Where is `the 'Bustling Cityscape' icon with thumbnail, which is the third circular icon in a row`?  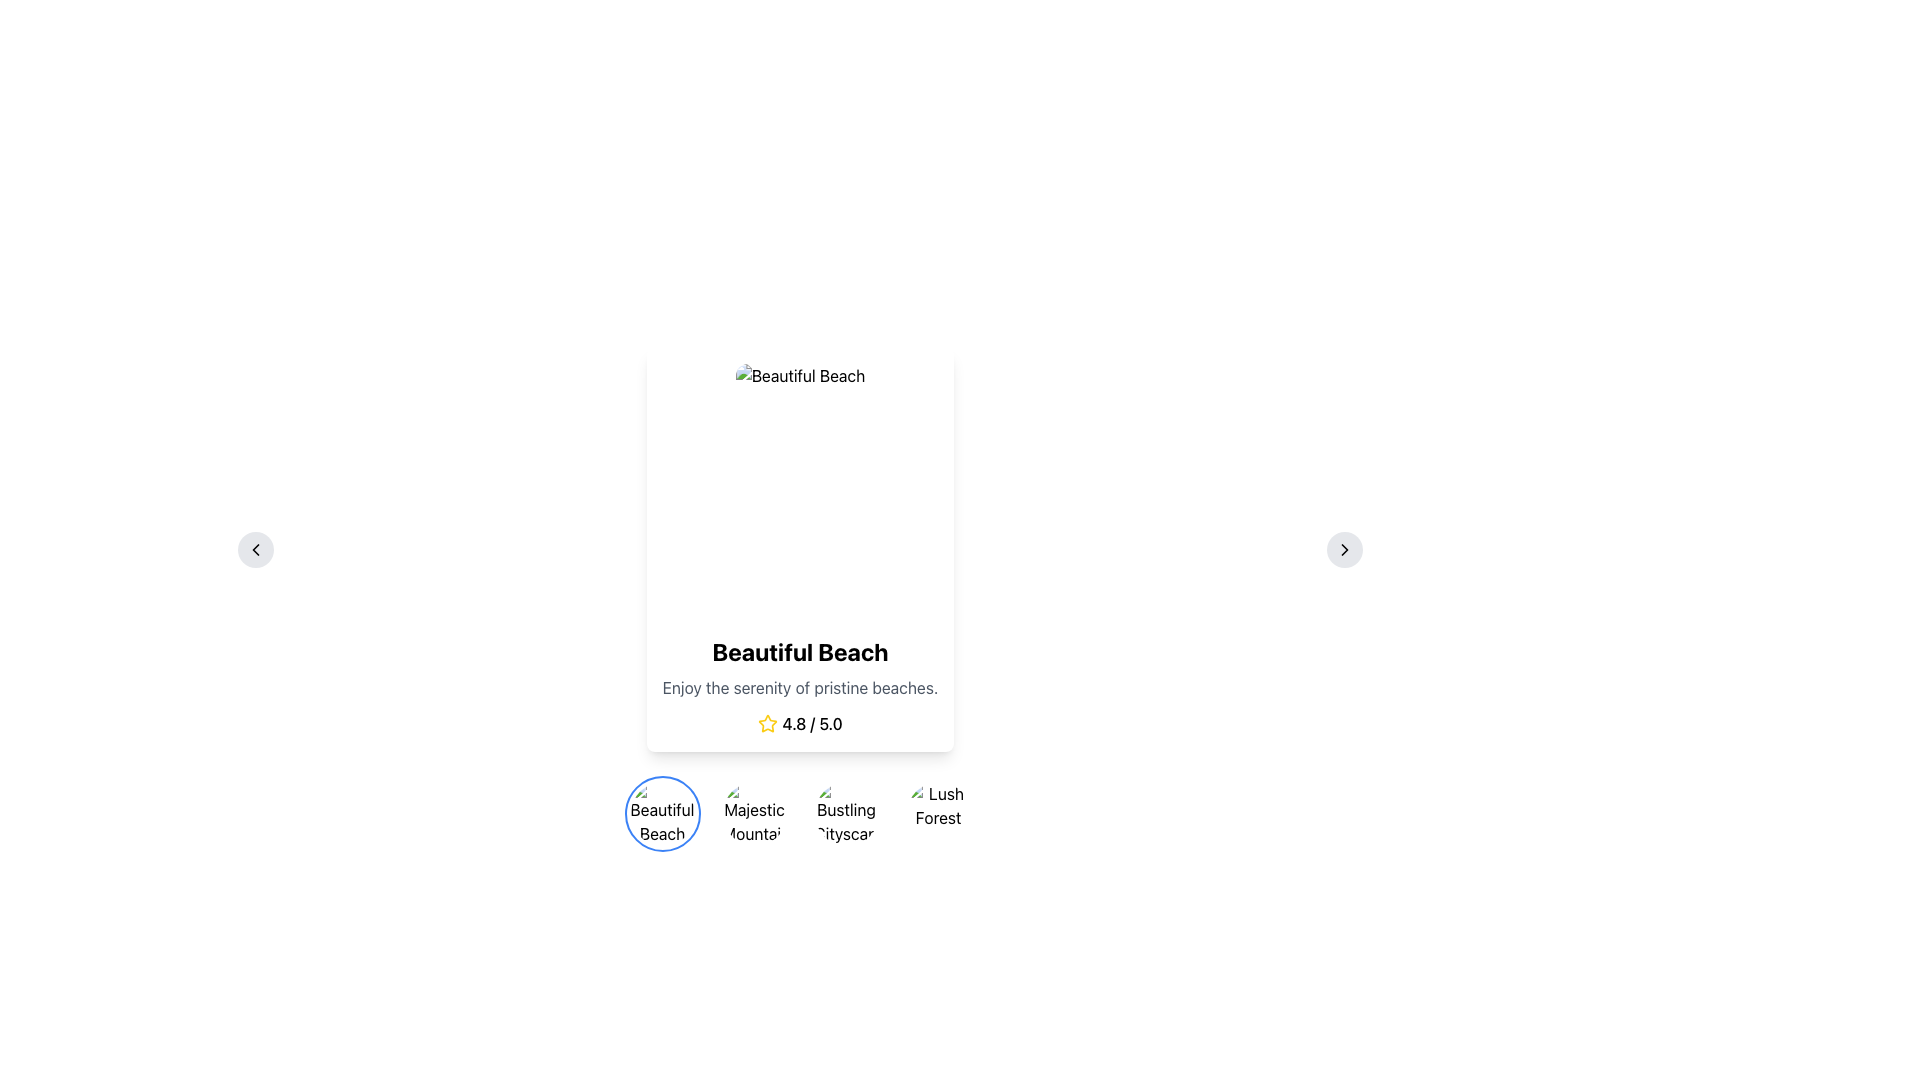 the 'Bustling Cityscape' icon with thumbnail, which is the third circular icon in a row is located at coordinates (846, 813).